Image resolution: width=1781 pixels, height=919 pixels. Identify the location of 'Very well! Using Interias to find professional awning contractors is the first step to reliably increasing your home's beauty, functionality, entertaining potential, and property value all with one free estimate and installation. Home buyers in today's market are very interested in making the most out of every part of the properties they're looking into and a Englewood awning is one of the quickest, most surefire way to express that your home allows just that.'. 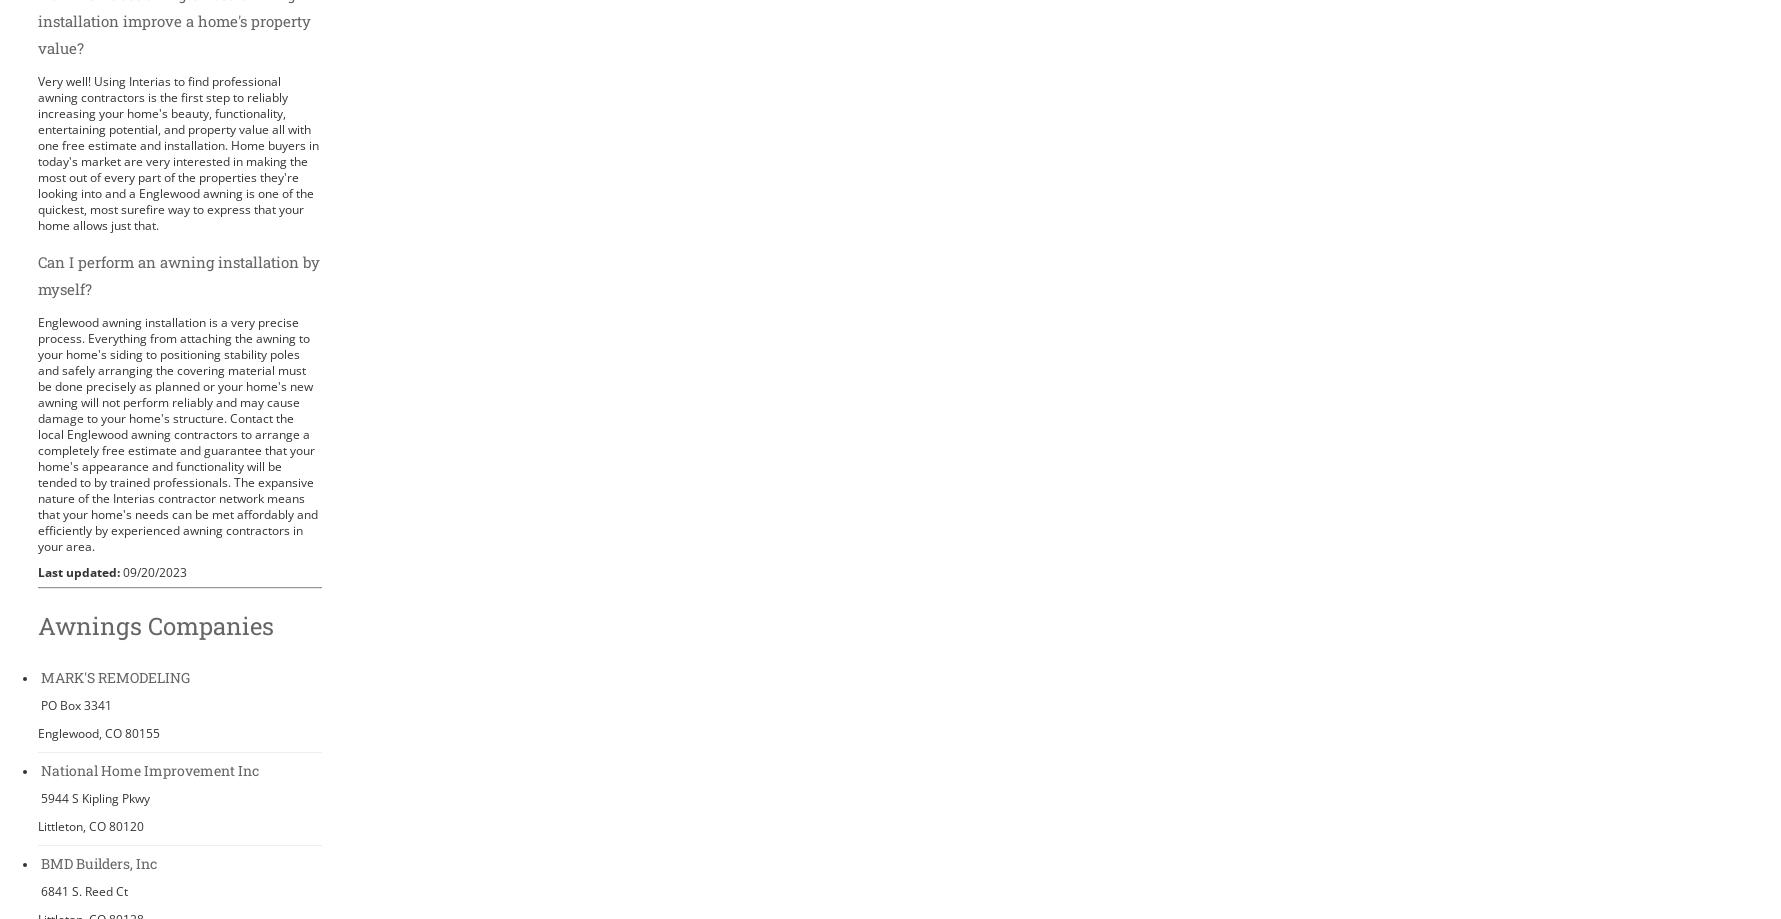
(178, 151).